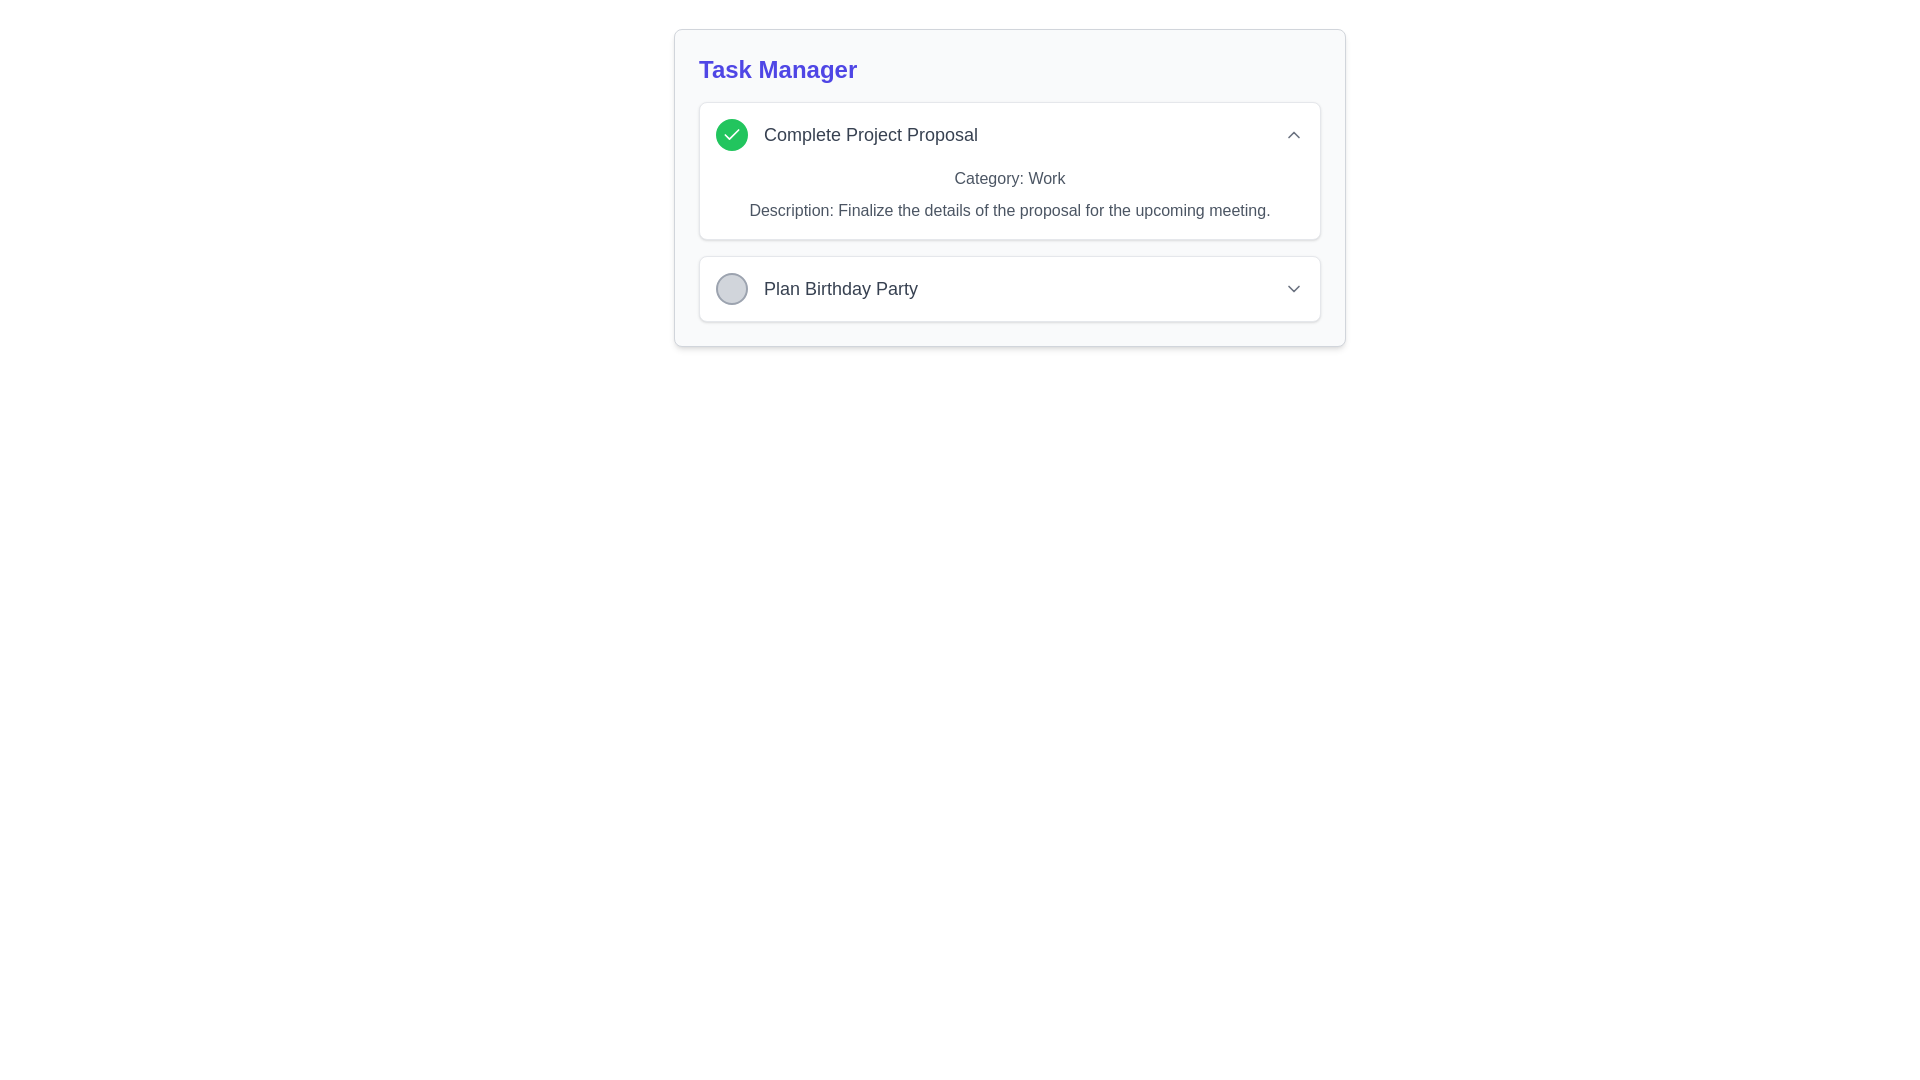 Image resolution: width=1920 pixels, height=1080 pixels. What do you see at coordinates (1294, 135) in the screenshot?
I see `the clickable icon at the far-right of the horizontal bar displaying the task title 'Complete Project Proposal' to change its color` at bounding box center [1294, 135].